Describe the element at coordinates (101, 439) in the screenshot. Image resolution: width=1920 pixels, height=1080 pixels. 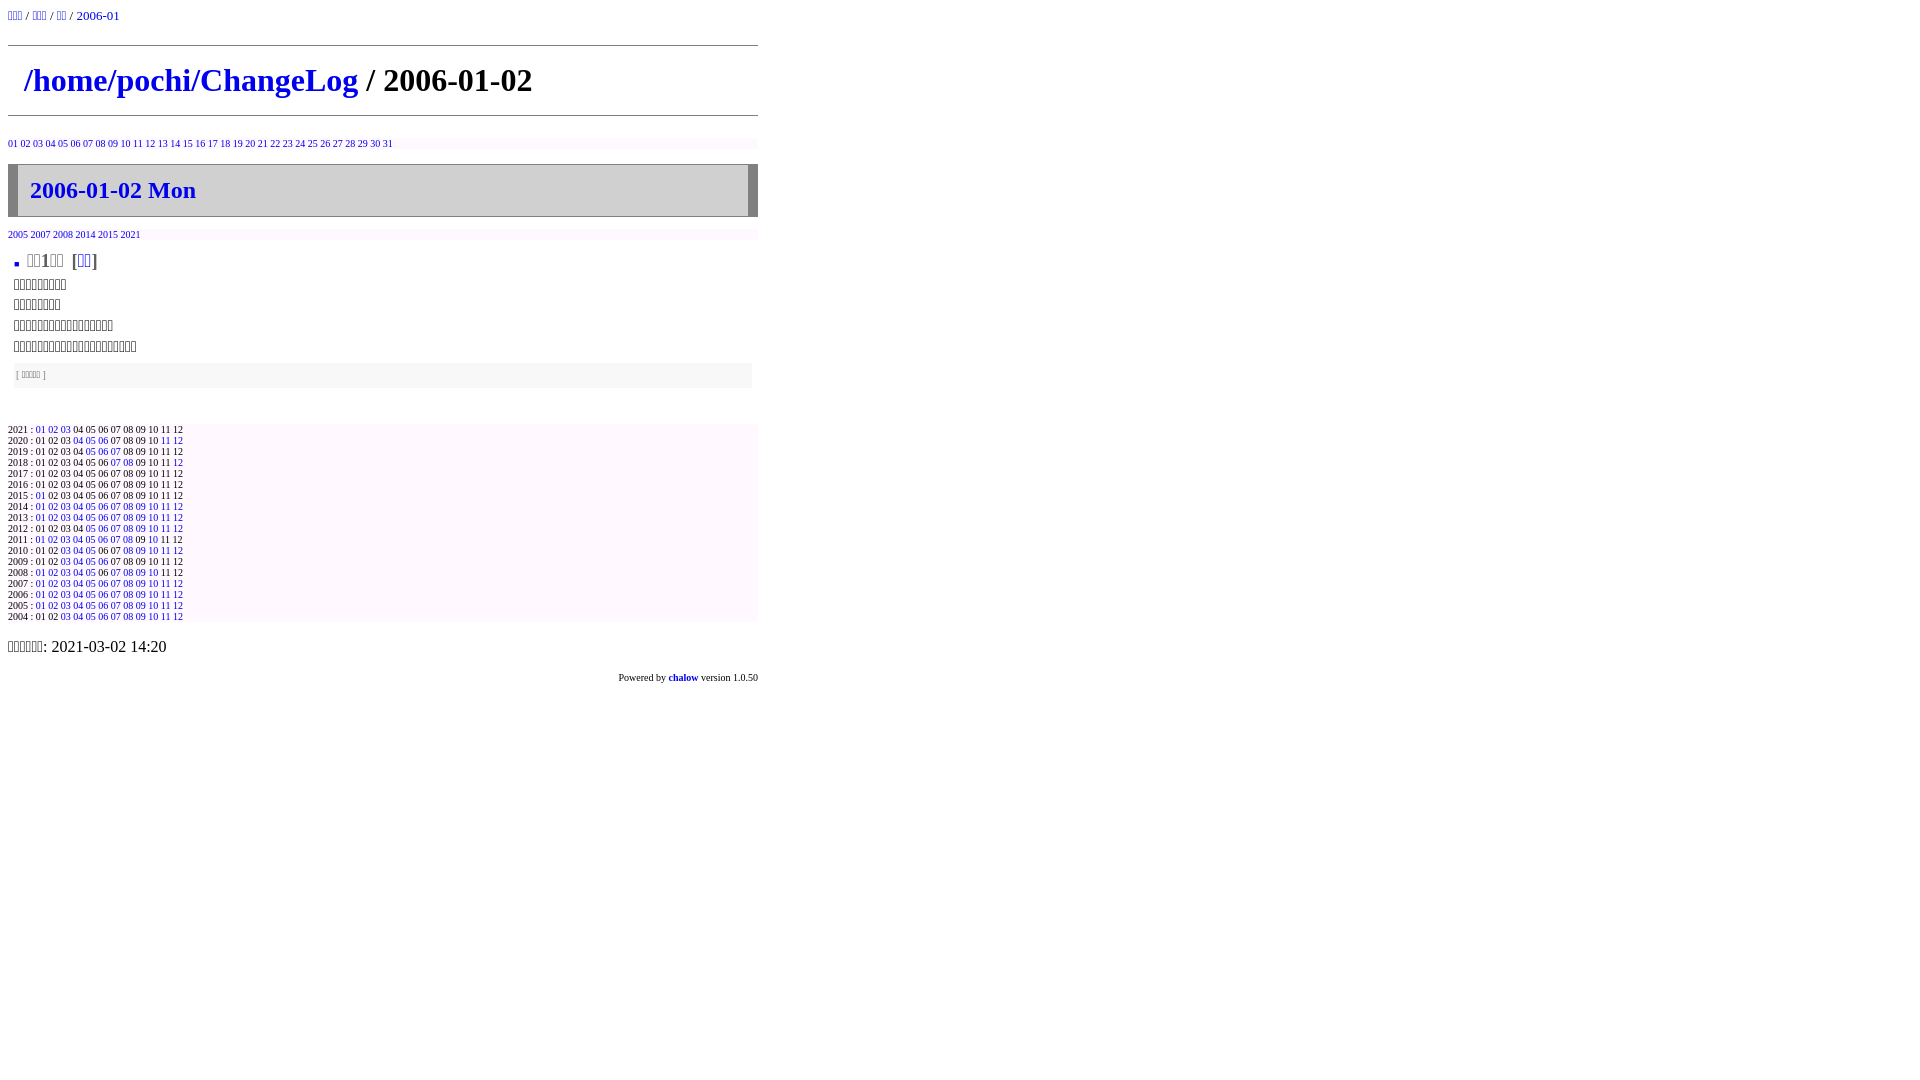
I see `'06'` at that location.